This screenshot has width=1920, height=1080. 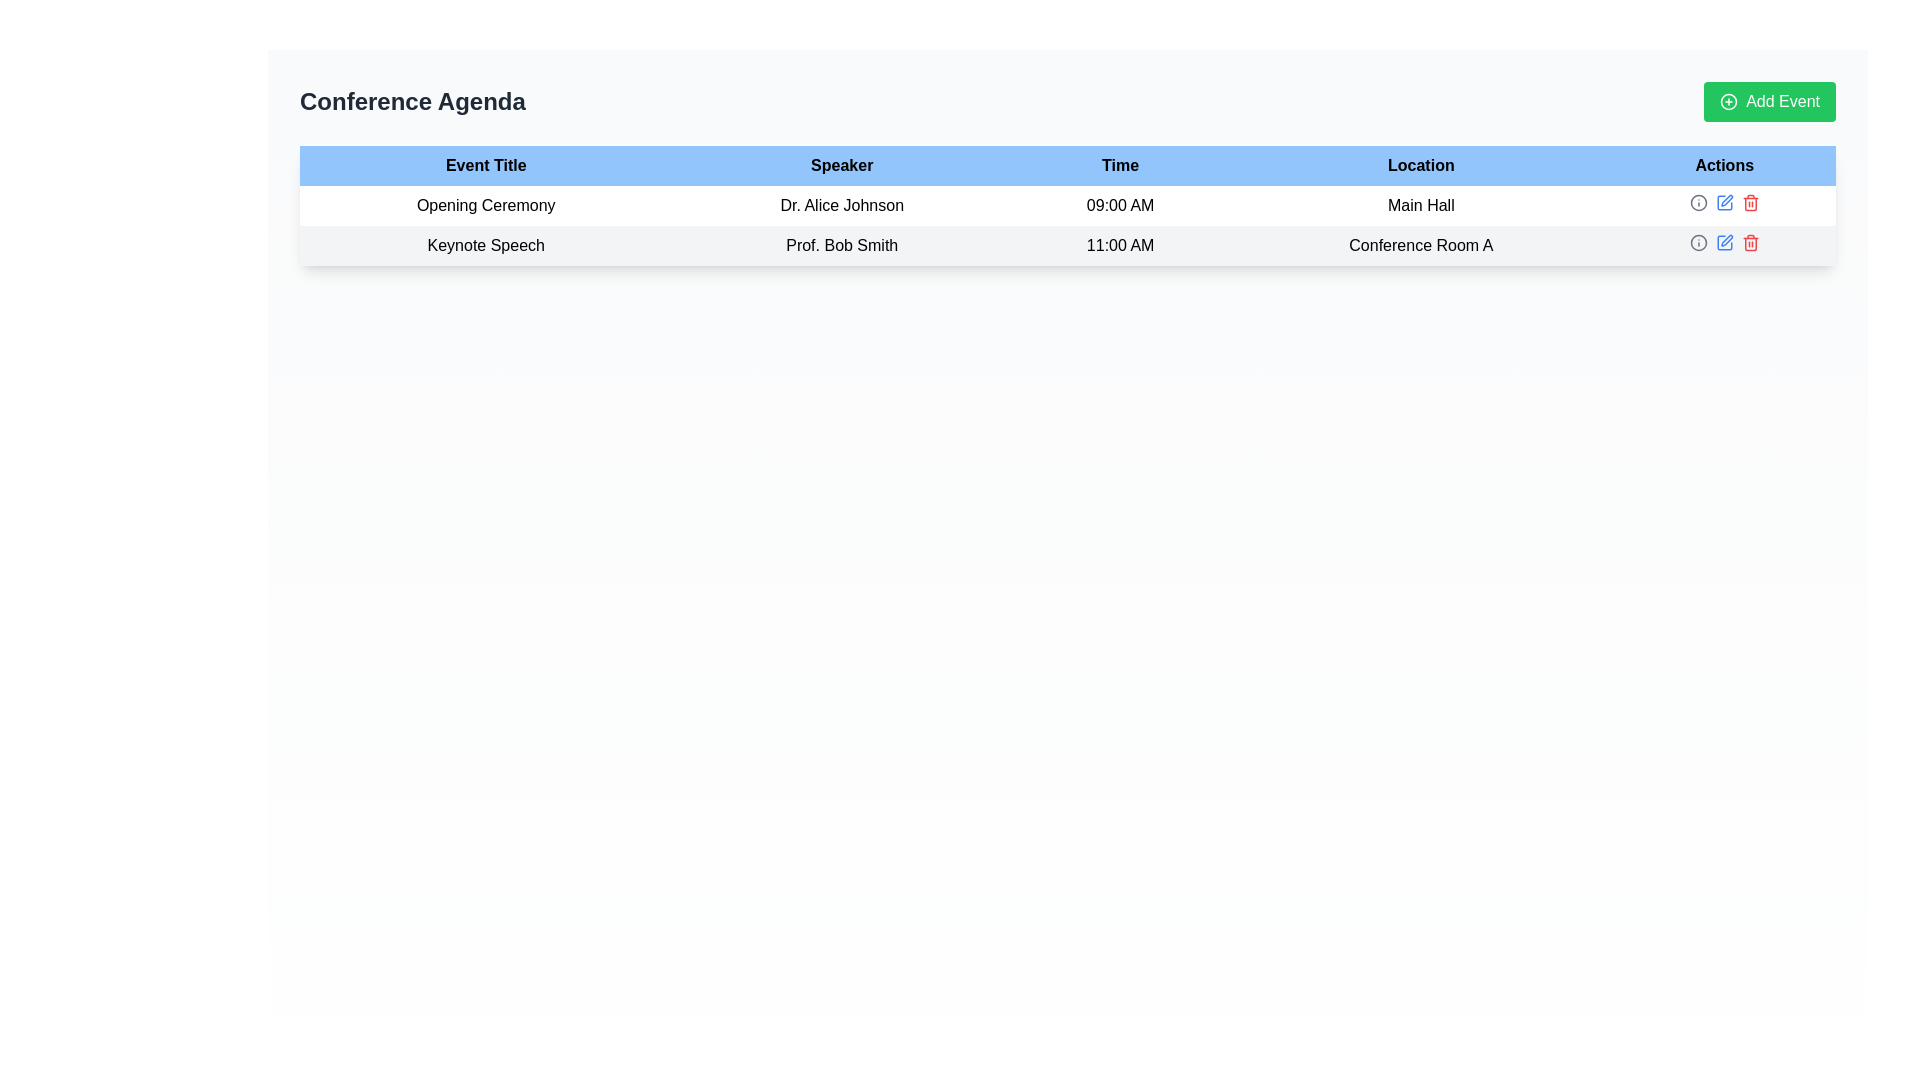 I want to click on the 'Location' table header, which has a light blue background and black centered text, positioned as the fourth column in the table, so click(x=1420, y=164).